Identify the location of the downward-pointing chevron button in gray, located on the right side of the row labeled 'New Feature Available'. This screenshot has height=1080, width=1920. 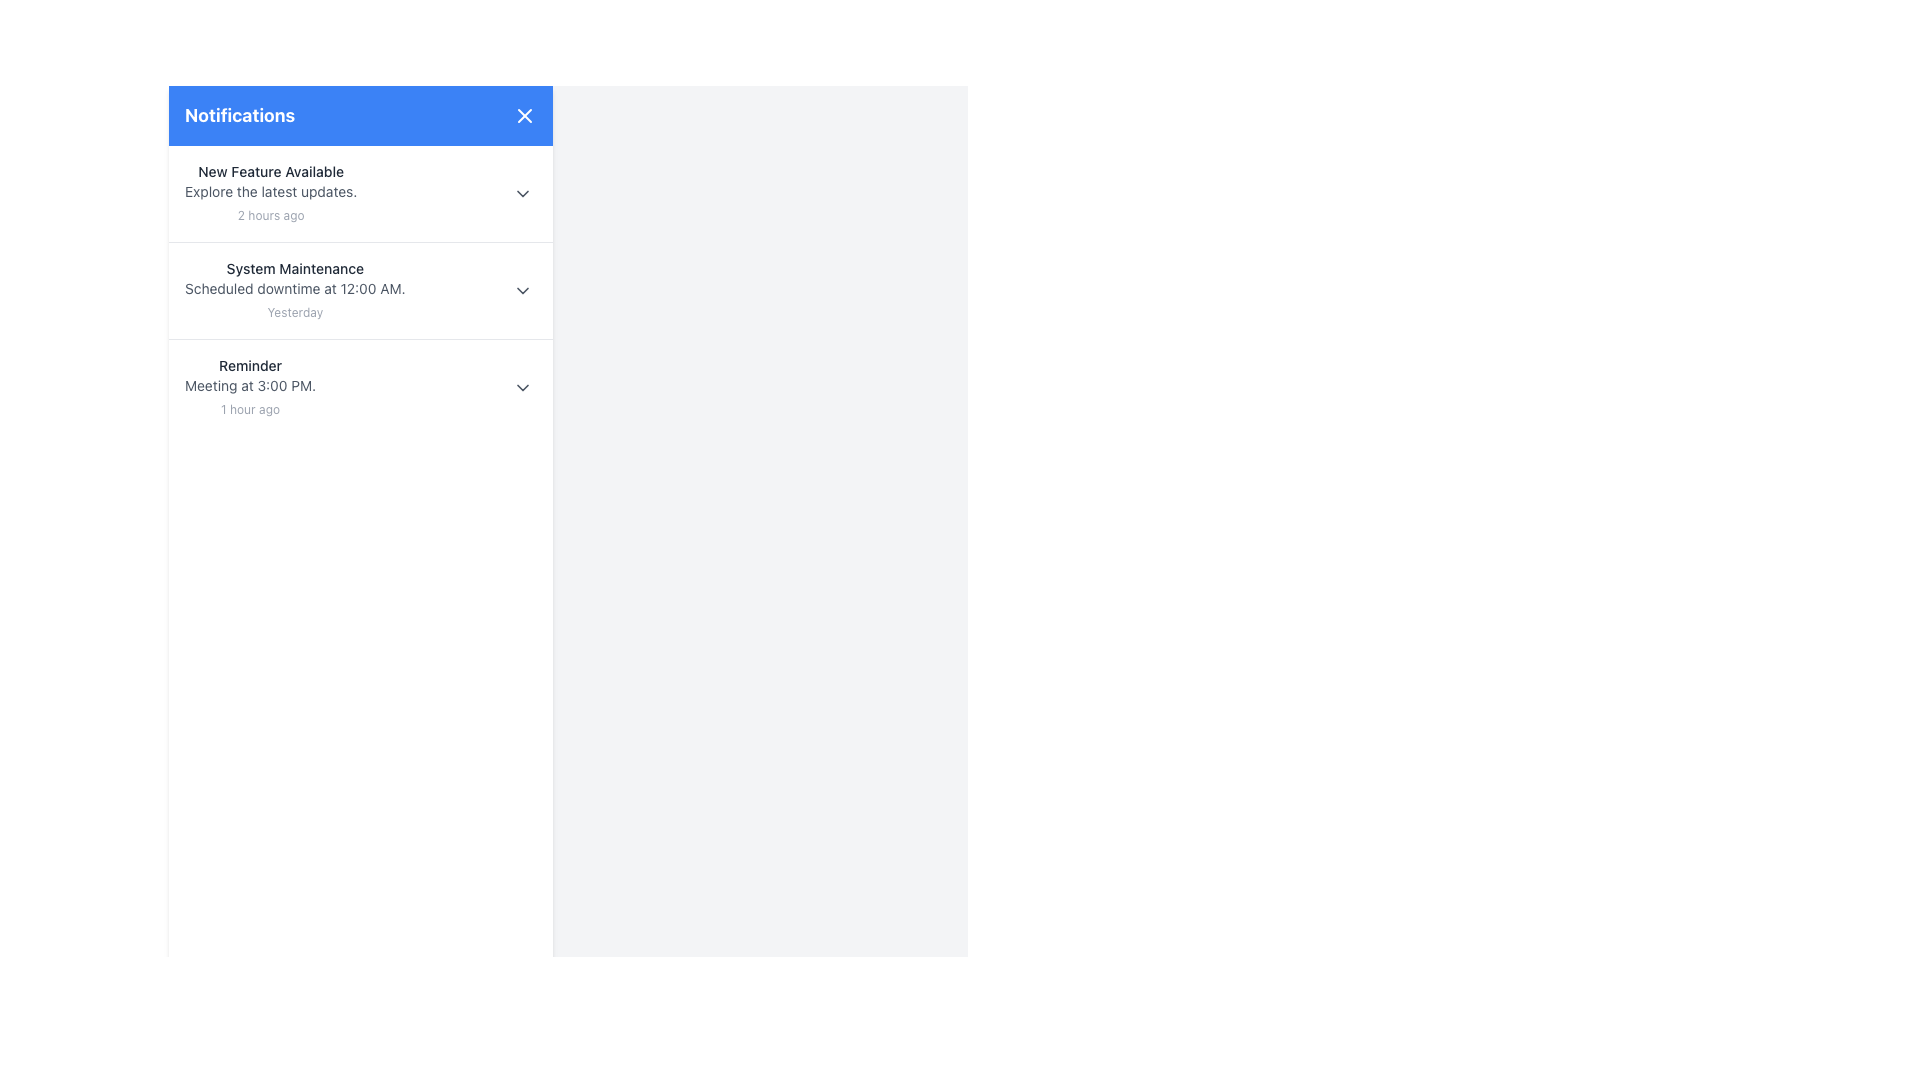
(523, 193).